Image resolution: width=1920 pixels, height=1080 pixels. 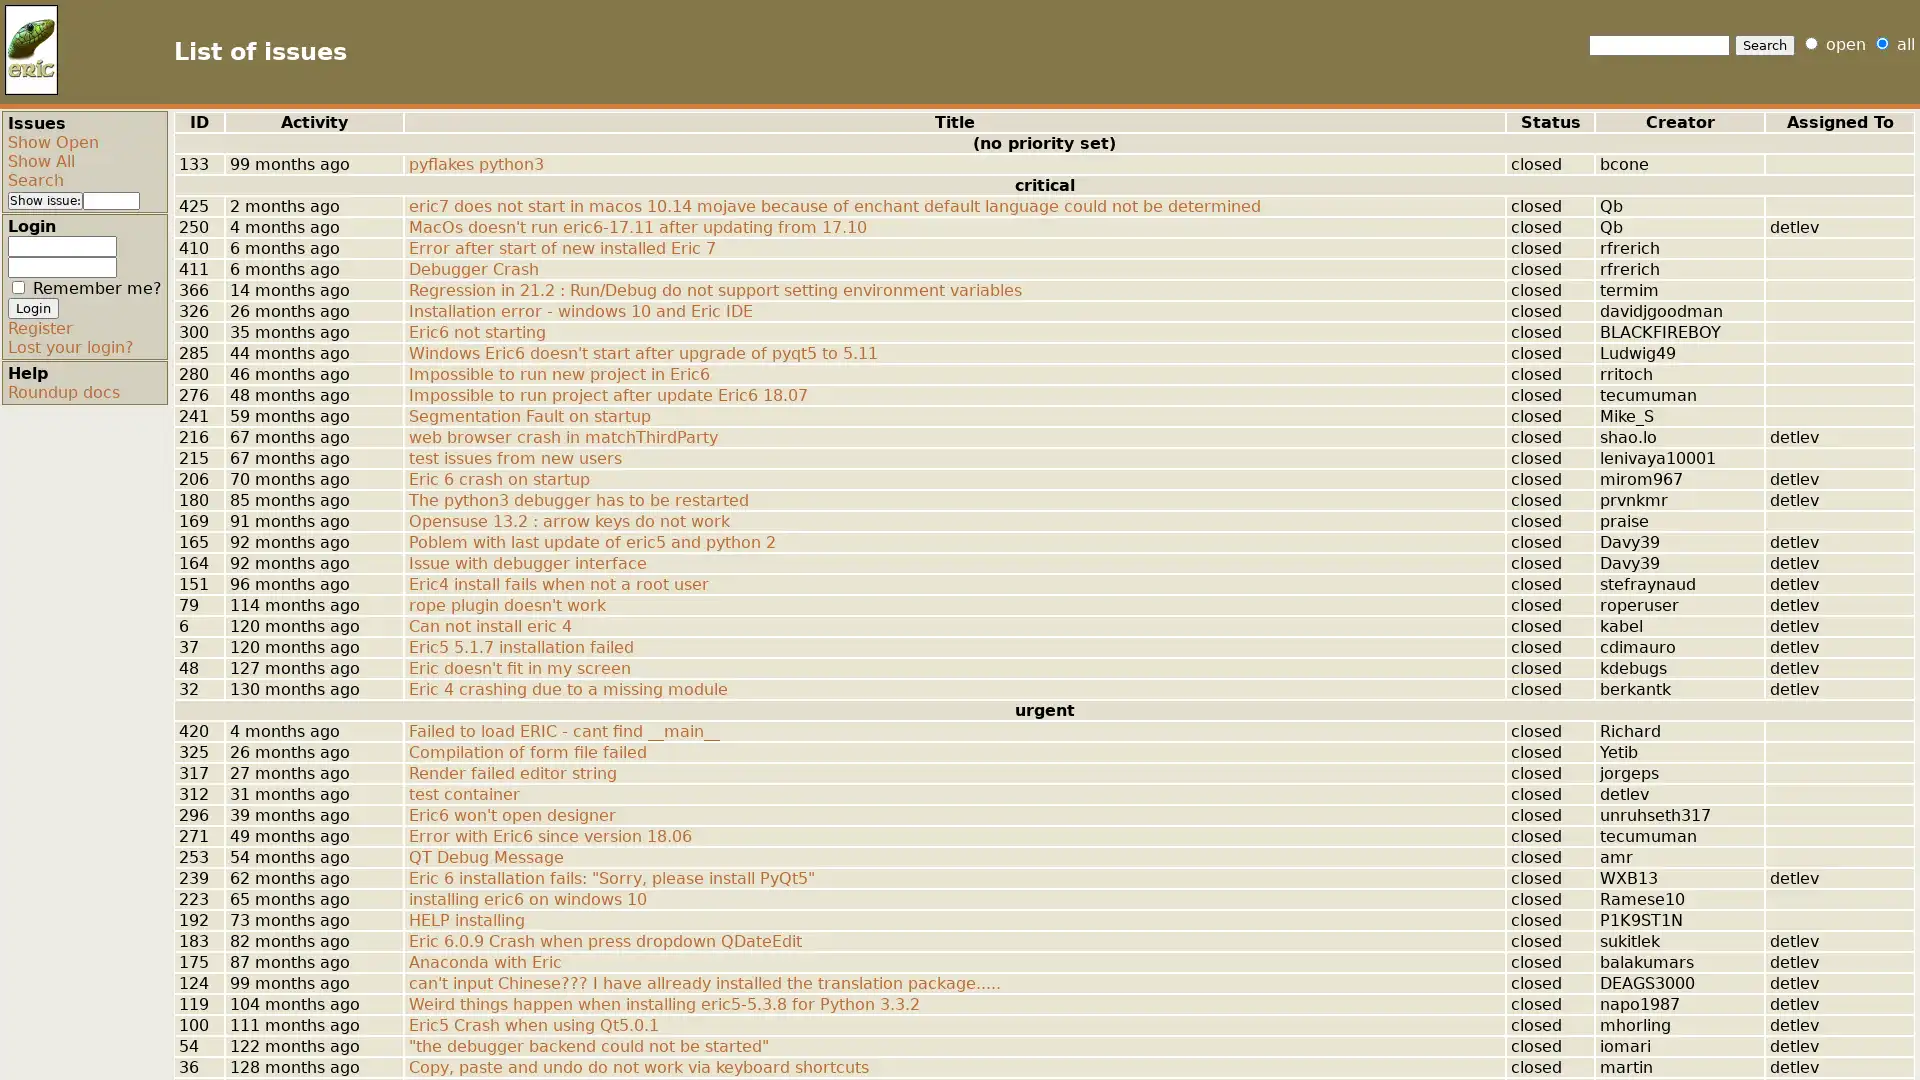 I want to click on Login, so click(x=33, y=308).